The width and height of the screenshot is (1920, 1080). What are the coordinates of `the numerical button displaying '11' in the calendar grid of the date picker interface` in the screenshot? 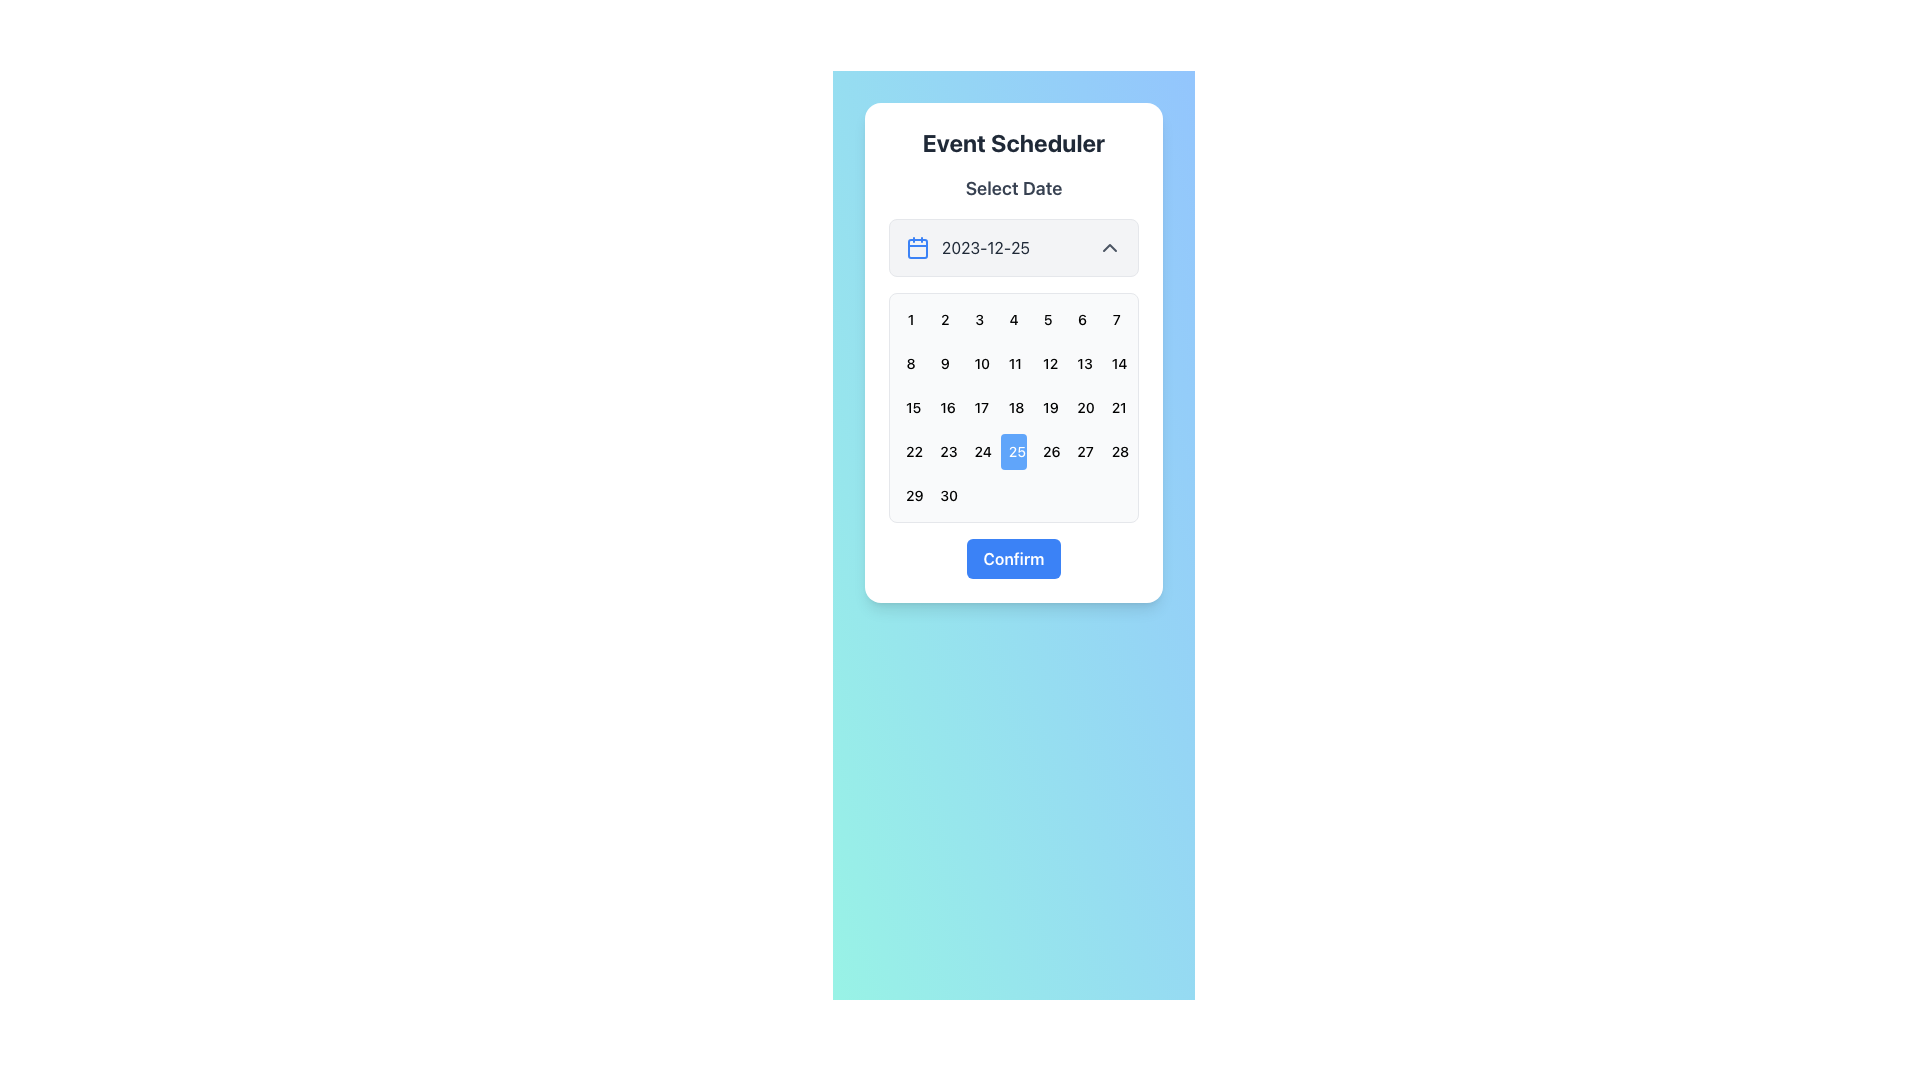 It's located at (1013, 363).